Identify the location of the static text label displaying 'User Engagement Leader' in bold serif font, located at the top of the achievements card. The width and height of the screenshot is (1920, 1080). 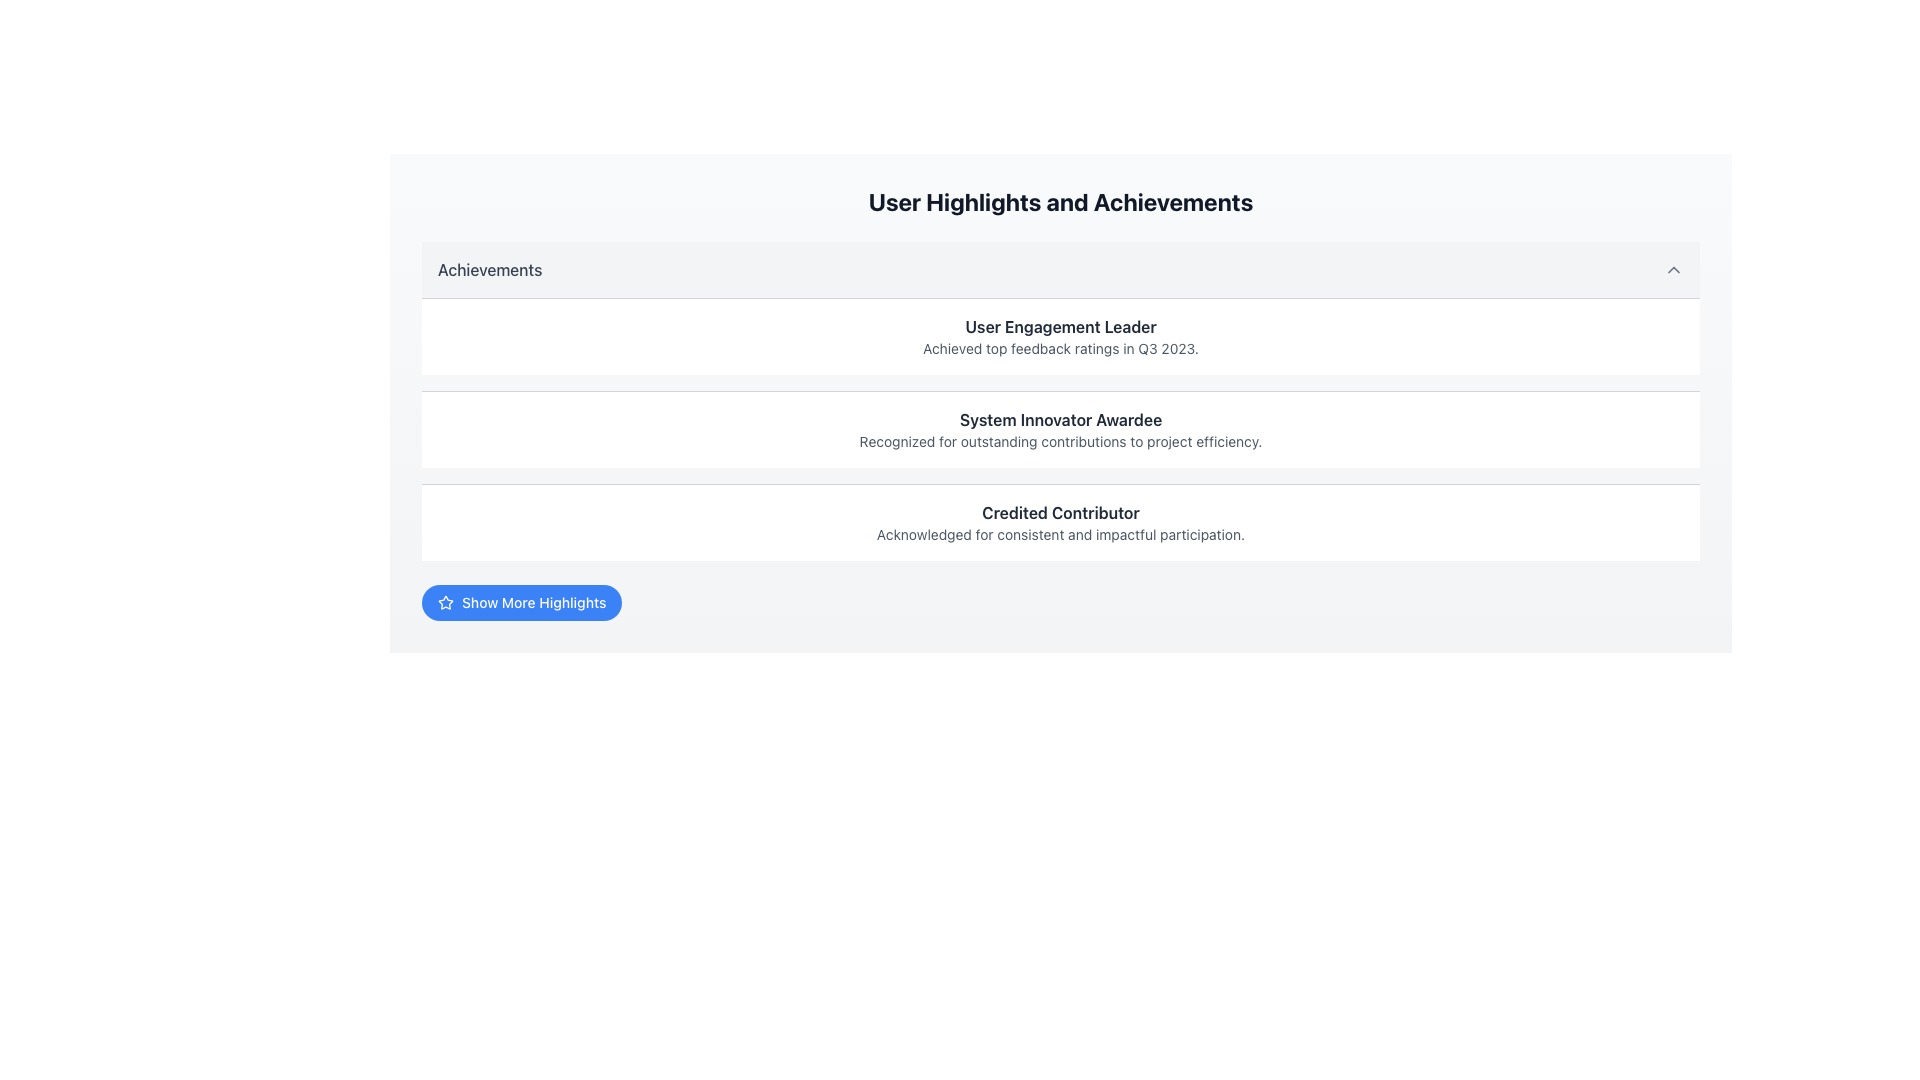
(1059, 326).